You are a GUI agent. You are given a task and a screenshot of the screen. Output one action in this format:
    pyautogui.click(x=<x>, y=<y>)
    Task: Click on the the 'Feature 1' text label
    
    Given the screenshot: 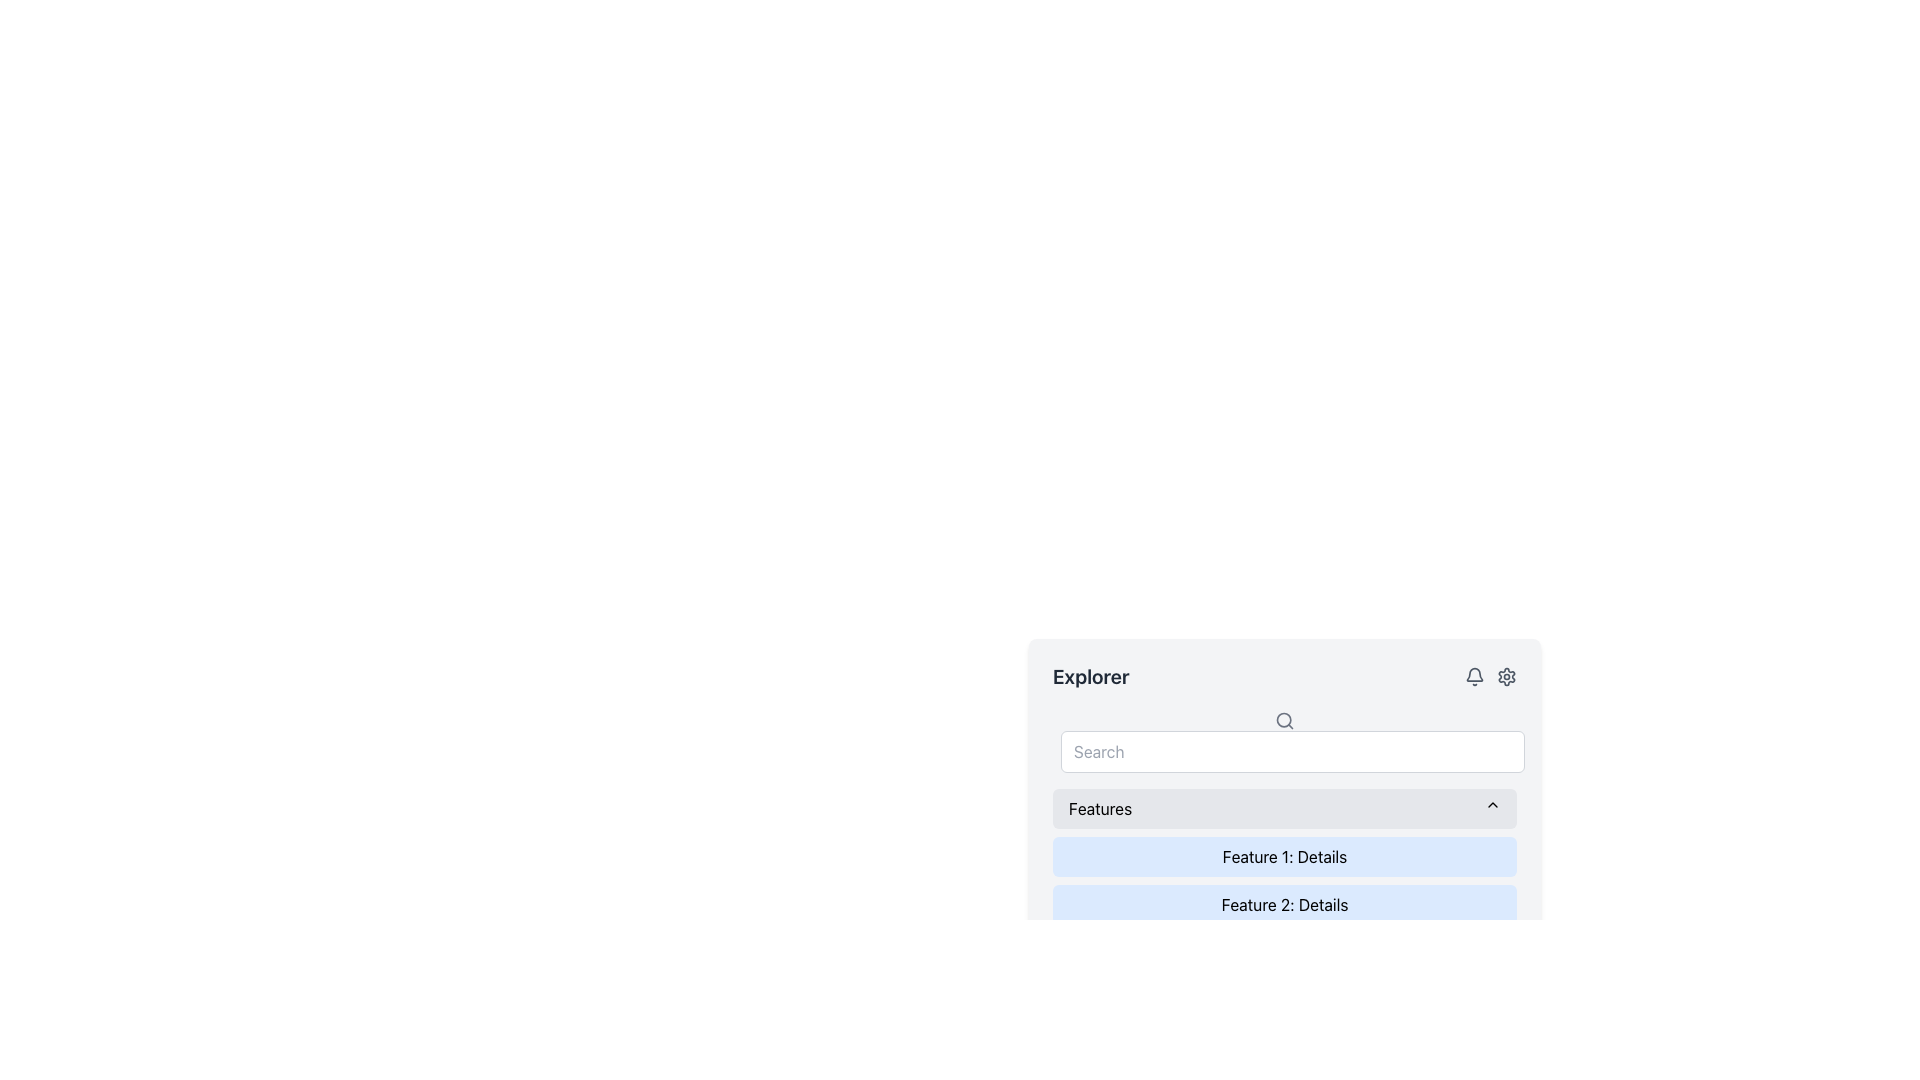 What is the action you would take?
    pyautogui.click(x=1285, y=855)
    